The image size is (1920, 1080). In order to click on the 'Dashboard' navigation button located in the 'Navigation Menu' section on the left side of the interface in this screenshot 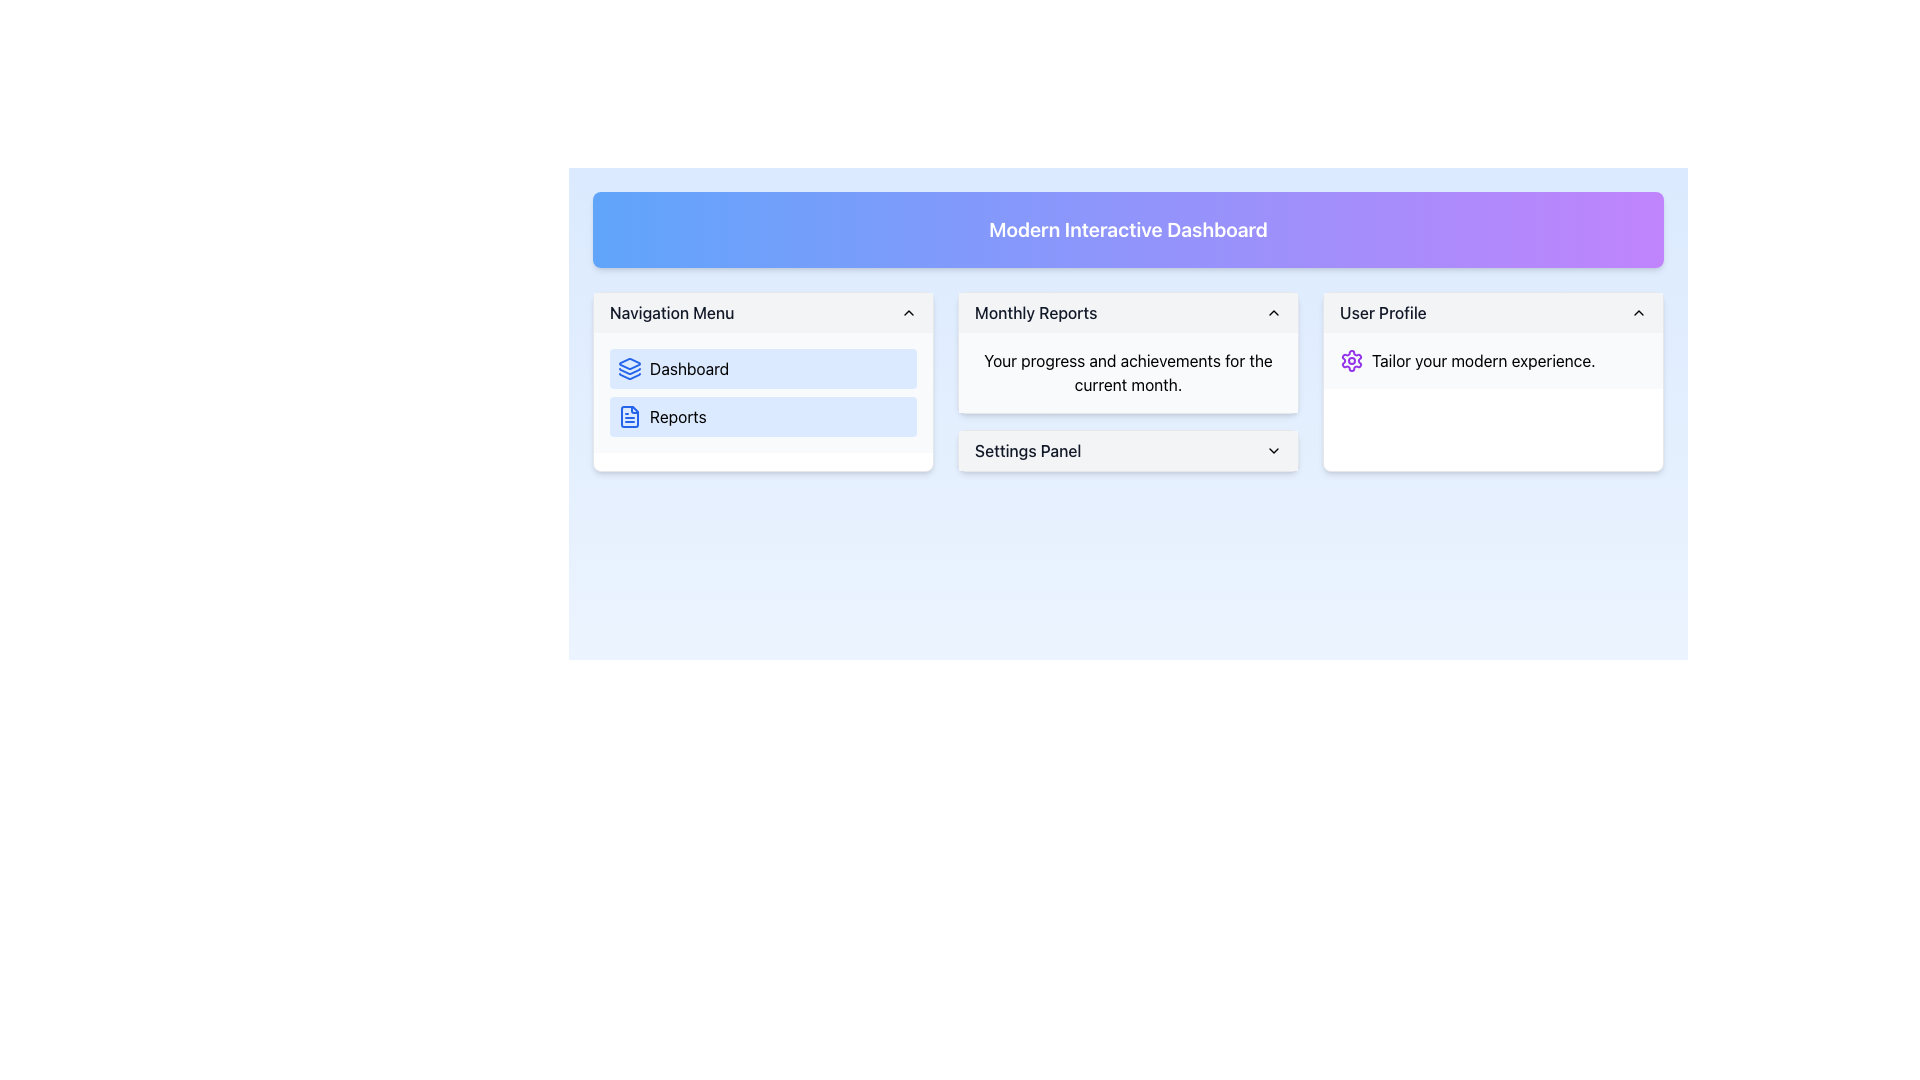, I will do `click(762, 369)`.